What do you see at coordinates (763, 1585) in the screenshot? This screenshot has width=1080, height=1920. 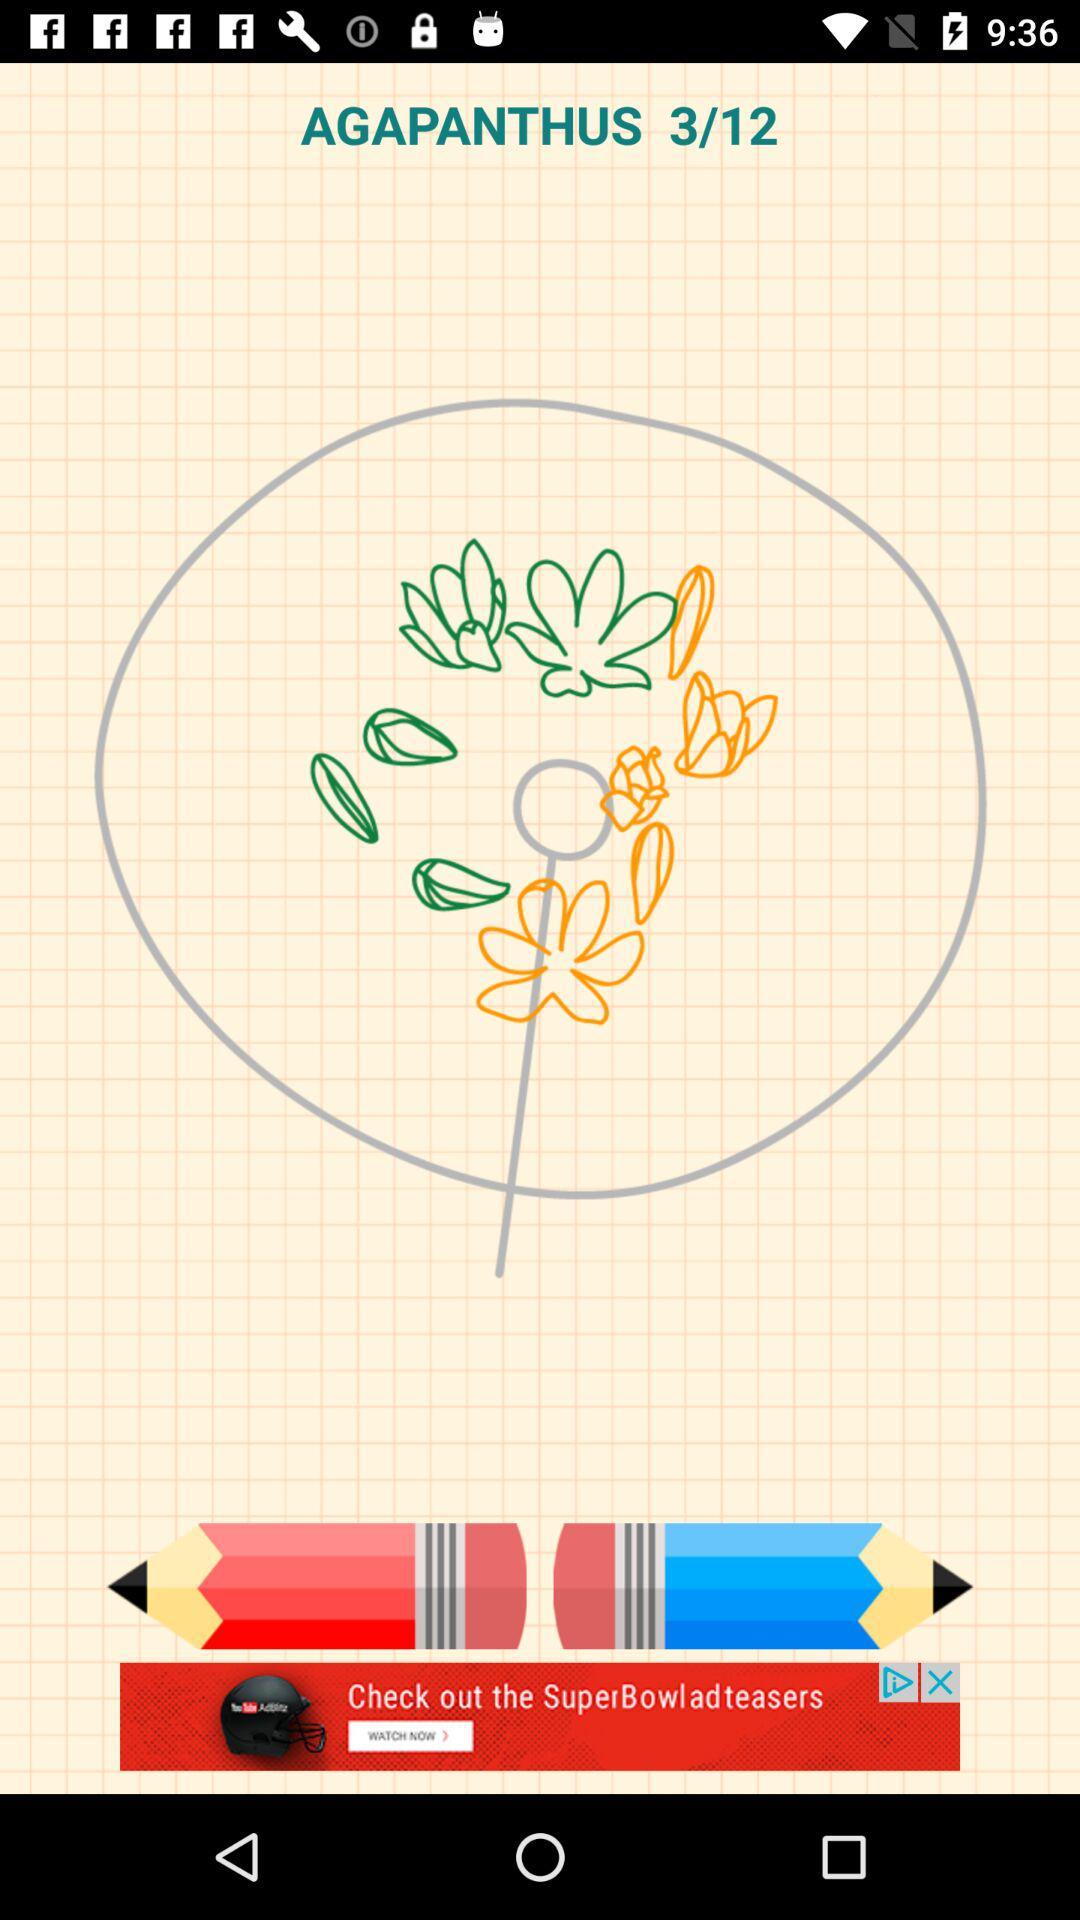 I see `go next` at bounding box center [763, 1585].